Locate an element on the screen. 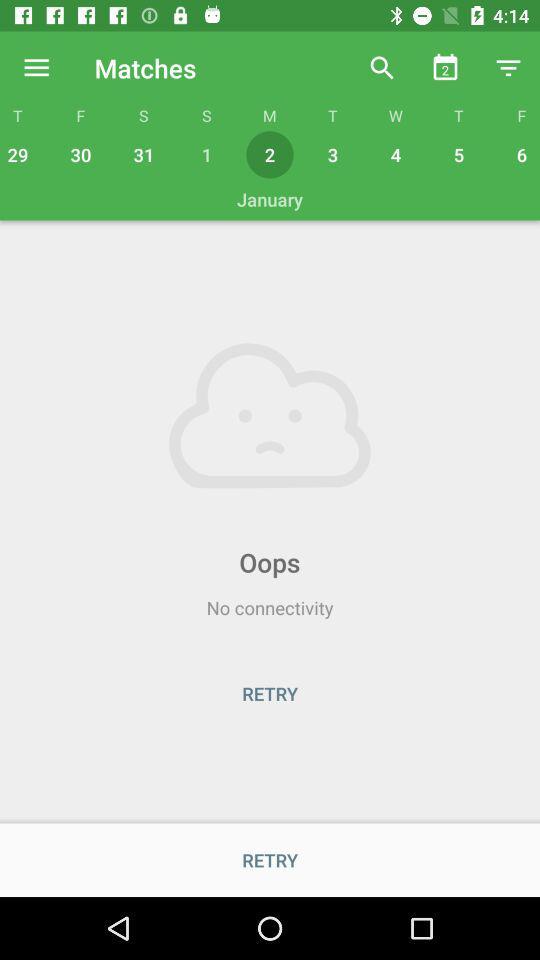 This screenshot has width=540, height=960. item next to 30 icon is located at coordinates (143, 153).